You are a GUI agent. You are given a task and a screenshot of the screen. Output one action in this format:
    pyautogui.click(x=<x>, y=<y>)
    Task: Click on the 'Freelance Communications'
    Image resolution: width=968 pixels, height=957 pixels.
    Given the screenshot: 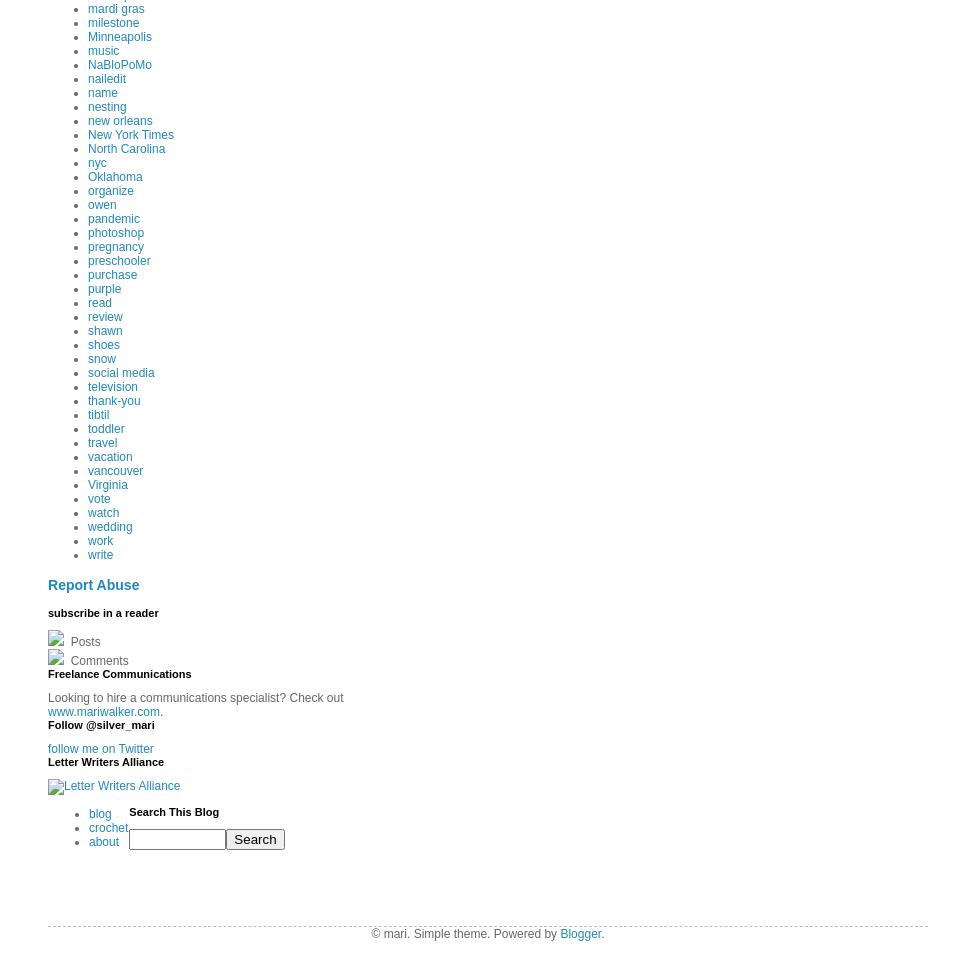 What is the action you would take?
    pyautogui.click(x=119, y=672)
    